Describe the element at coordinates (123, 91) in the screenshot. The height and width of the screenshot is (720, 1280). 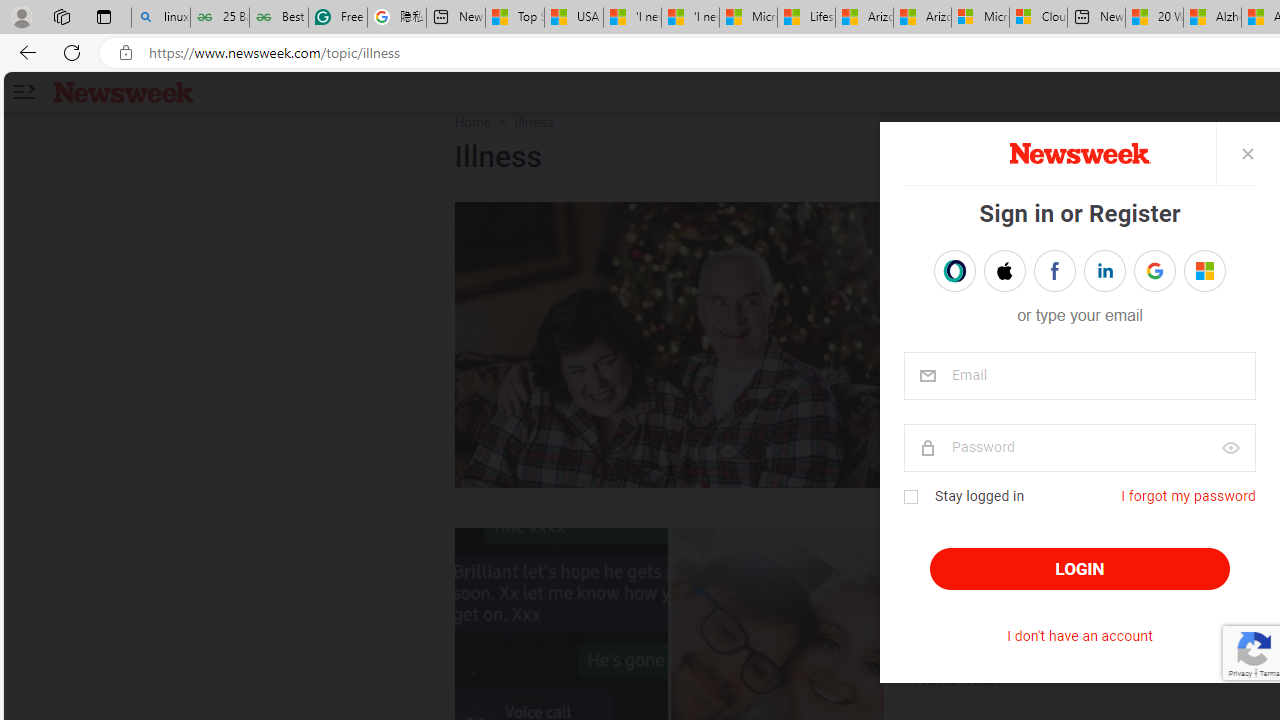
I see `'Newsweek logo'` at that location.